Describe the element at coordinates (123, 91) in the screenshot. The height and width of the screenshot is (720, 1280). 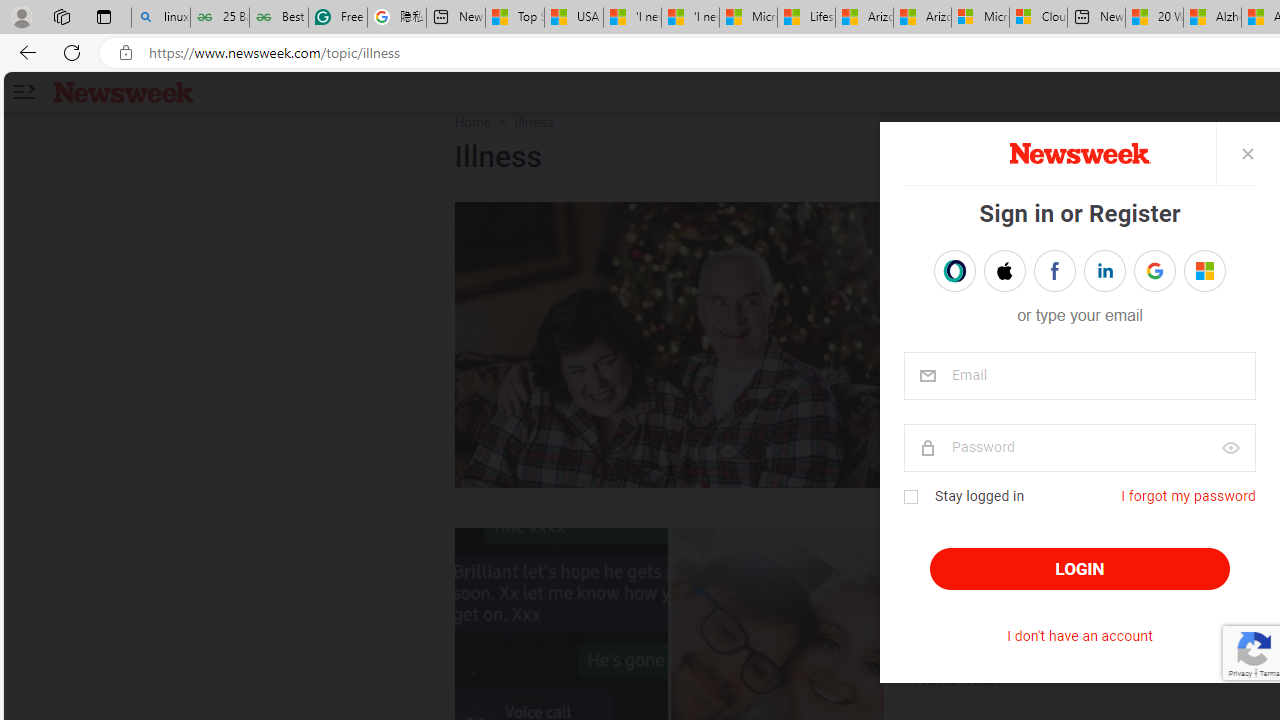
I see `'Newsweek logo'` at that location.